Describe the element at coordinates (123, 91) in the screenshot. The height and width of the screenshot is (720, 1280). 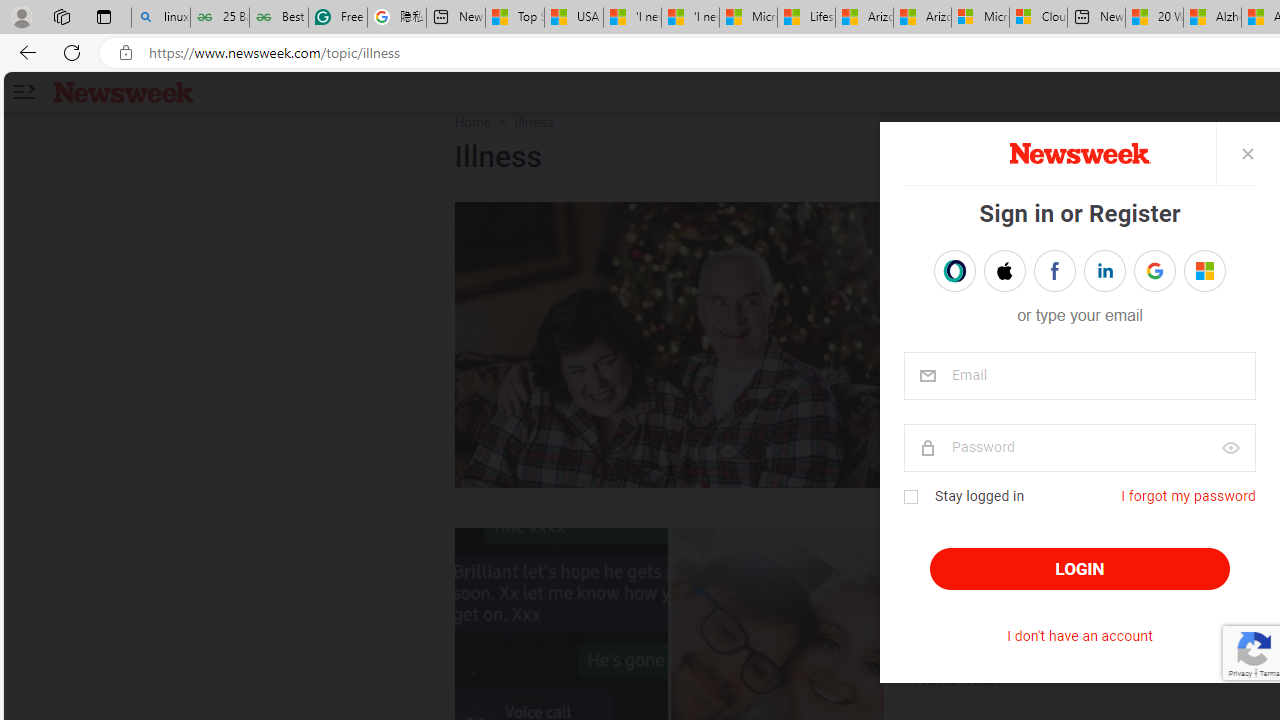
I see `'Newsweek logo'` at that location.